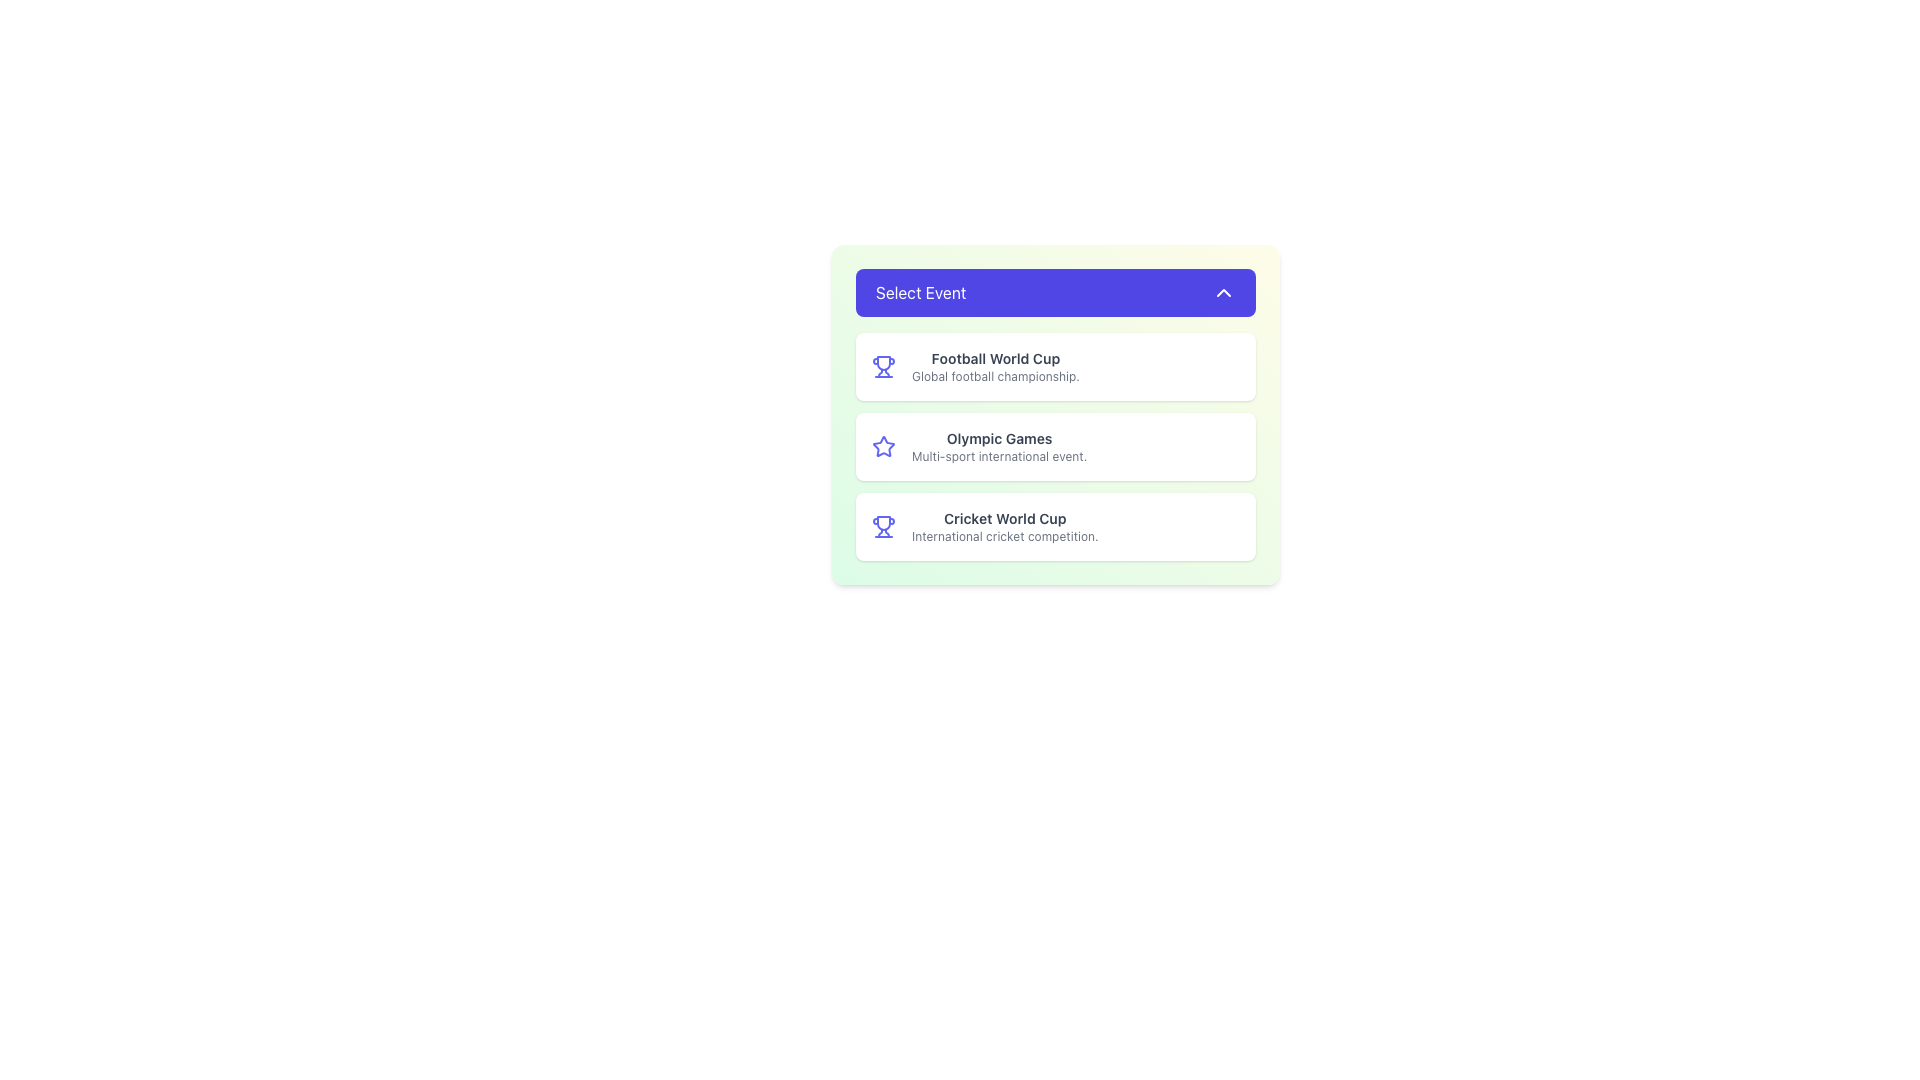 The image size is (1920, 1080). I want to click on the informational card about the Olympic Games, which is the second selectable item in the 'Select Event' list, located between the 'Football World Cup' and 'Cricket World Cup' cards, so click(1055, 446).